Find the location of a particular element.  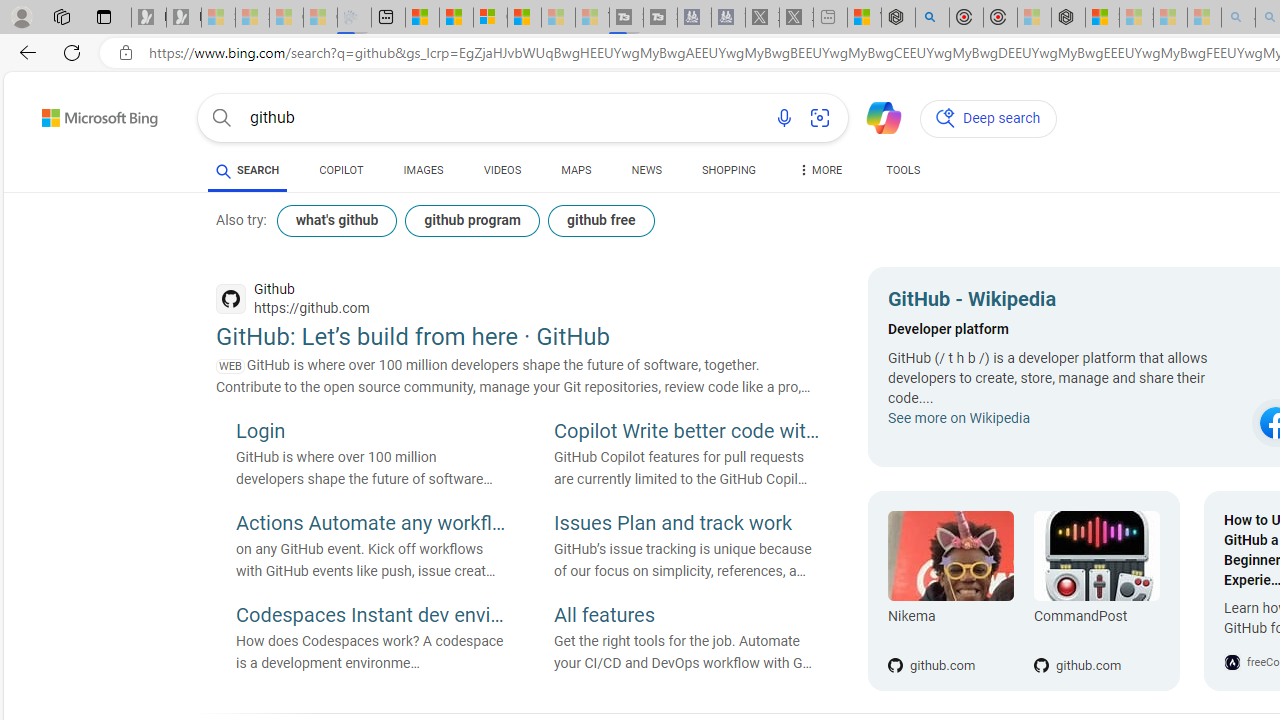

'View site information' is located at coordinates (125, 52).